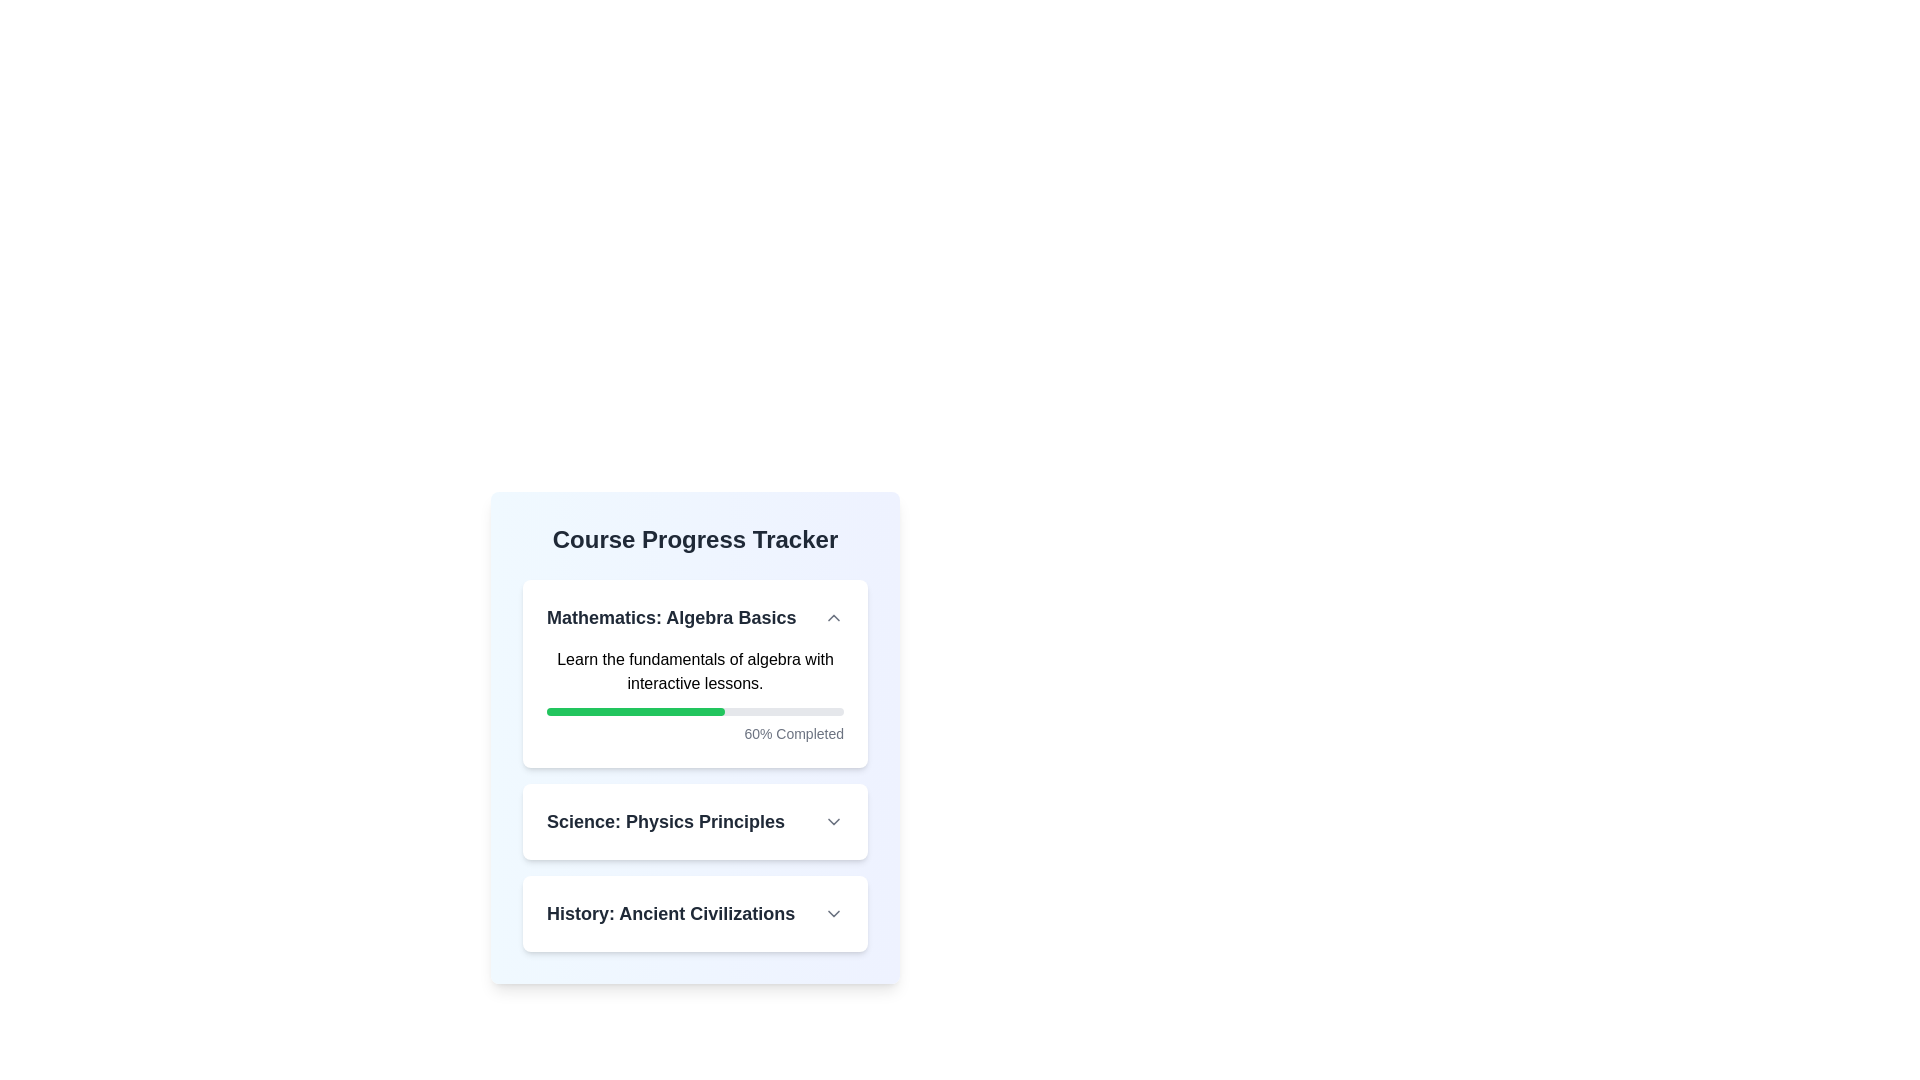  Describe the element at coordinates (695, 821) in the screenshot. I see `the 'Science: Physics Principles' expandable list item card located` at that location.